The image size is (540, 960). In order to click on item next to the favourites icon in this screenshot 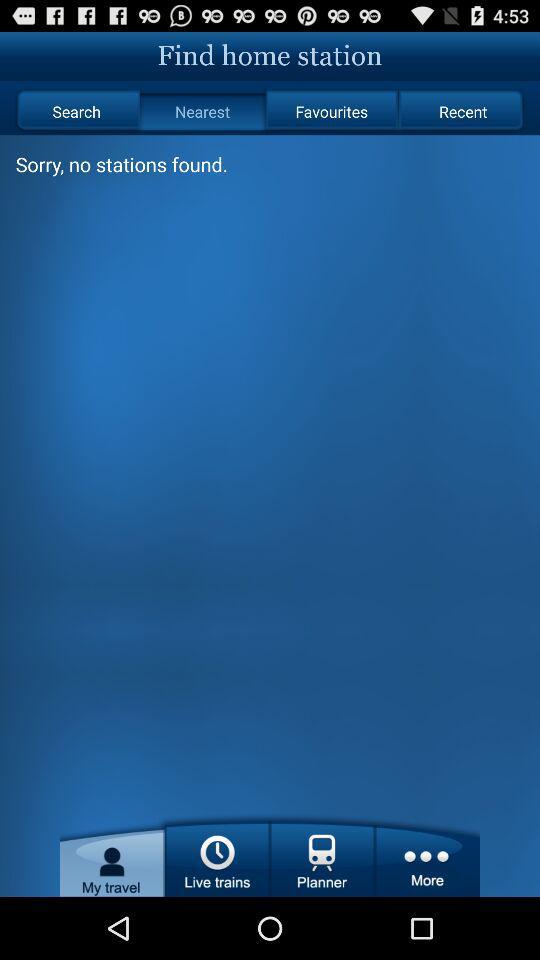, I will do `click(202, 111)`.